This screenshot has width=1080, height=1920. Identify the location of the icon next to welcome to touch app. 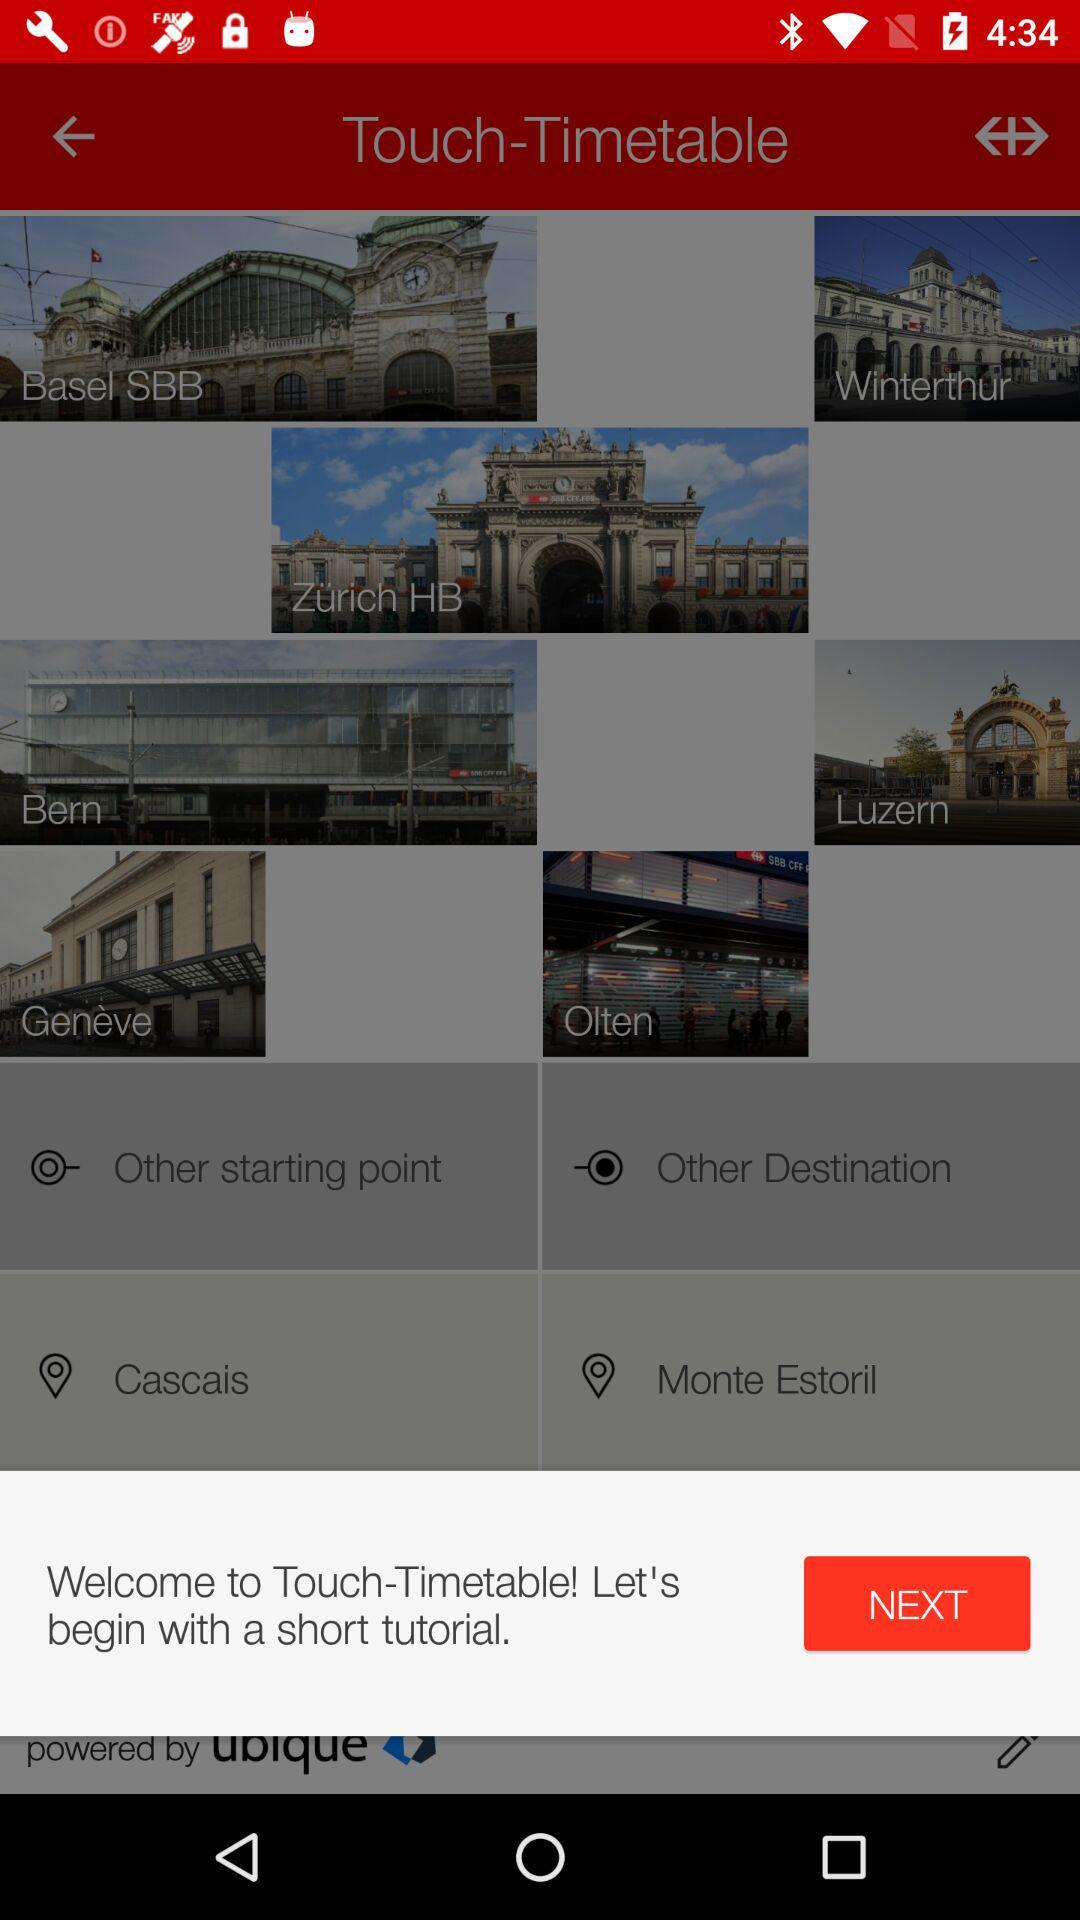
(917, 1603).